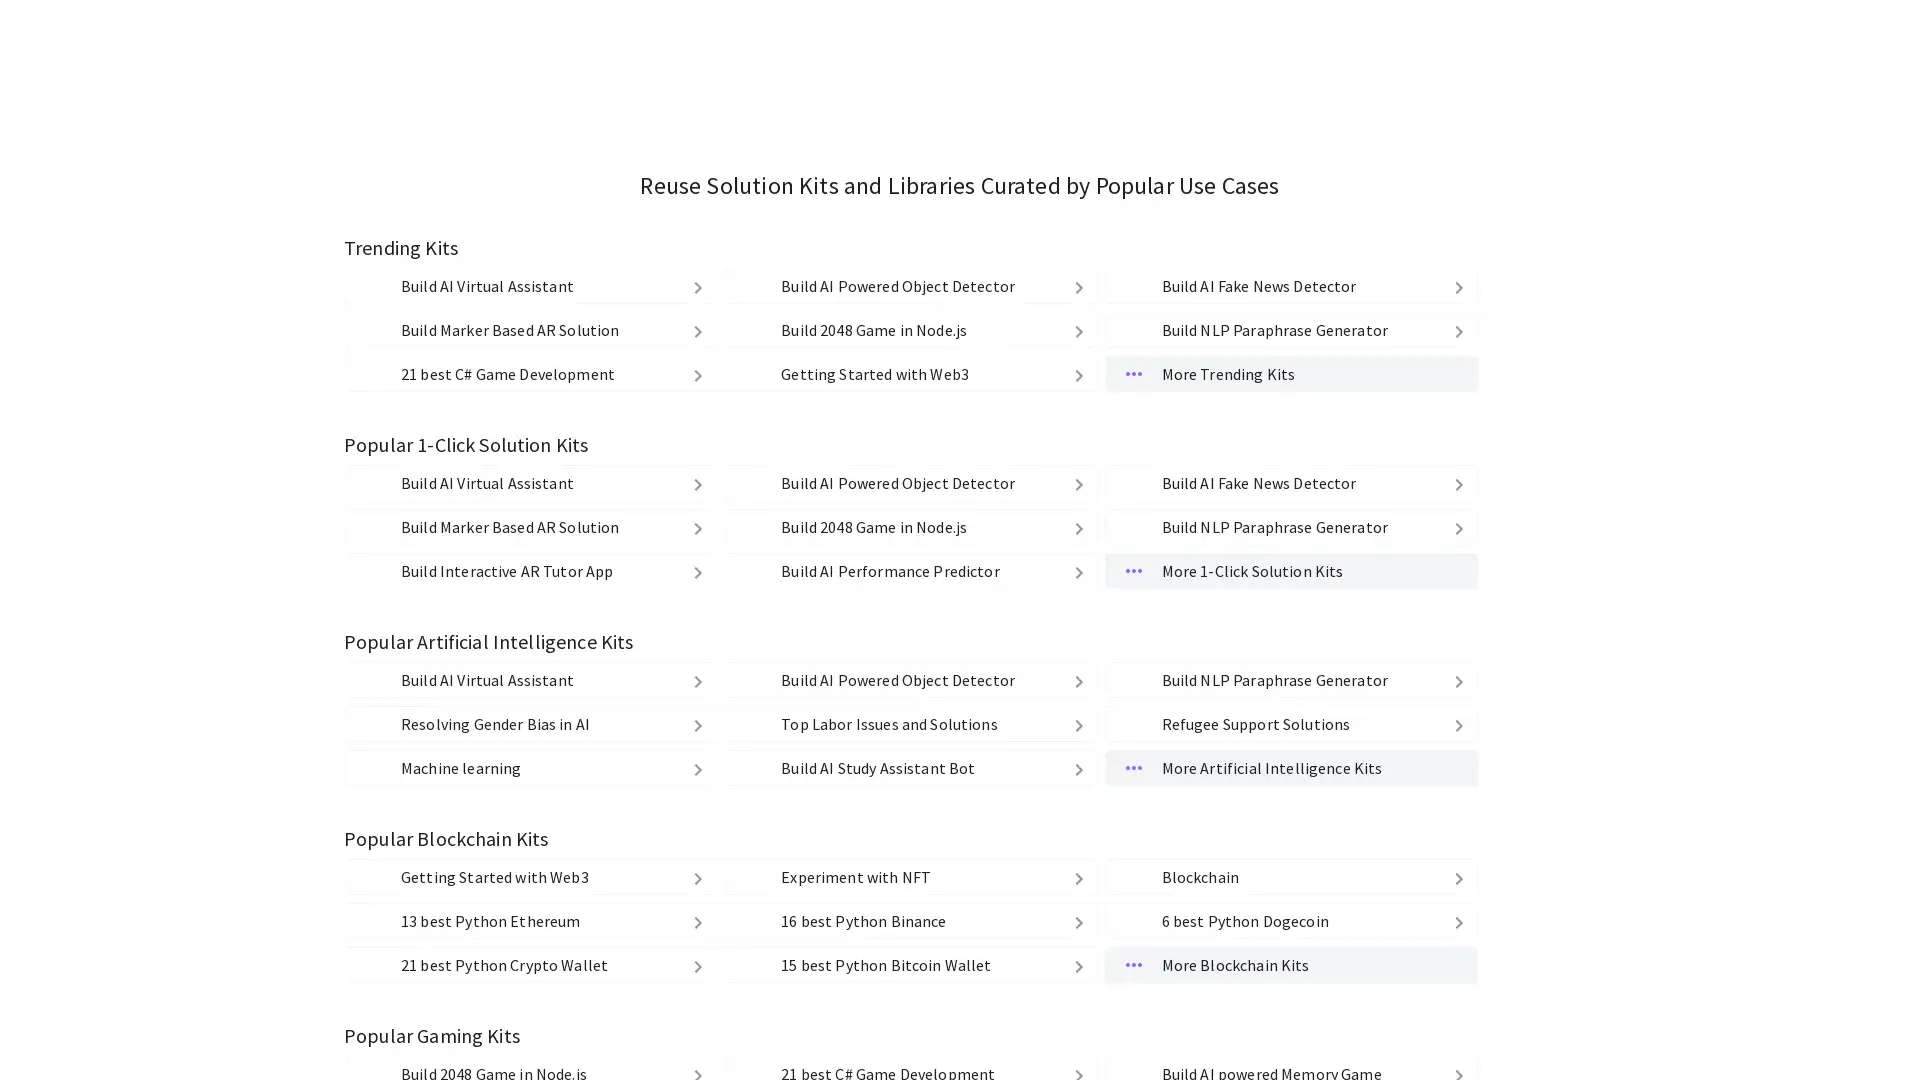 This screenshot has height=1080, width=1920. I want to click on delete, so click(671, 833).